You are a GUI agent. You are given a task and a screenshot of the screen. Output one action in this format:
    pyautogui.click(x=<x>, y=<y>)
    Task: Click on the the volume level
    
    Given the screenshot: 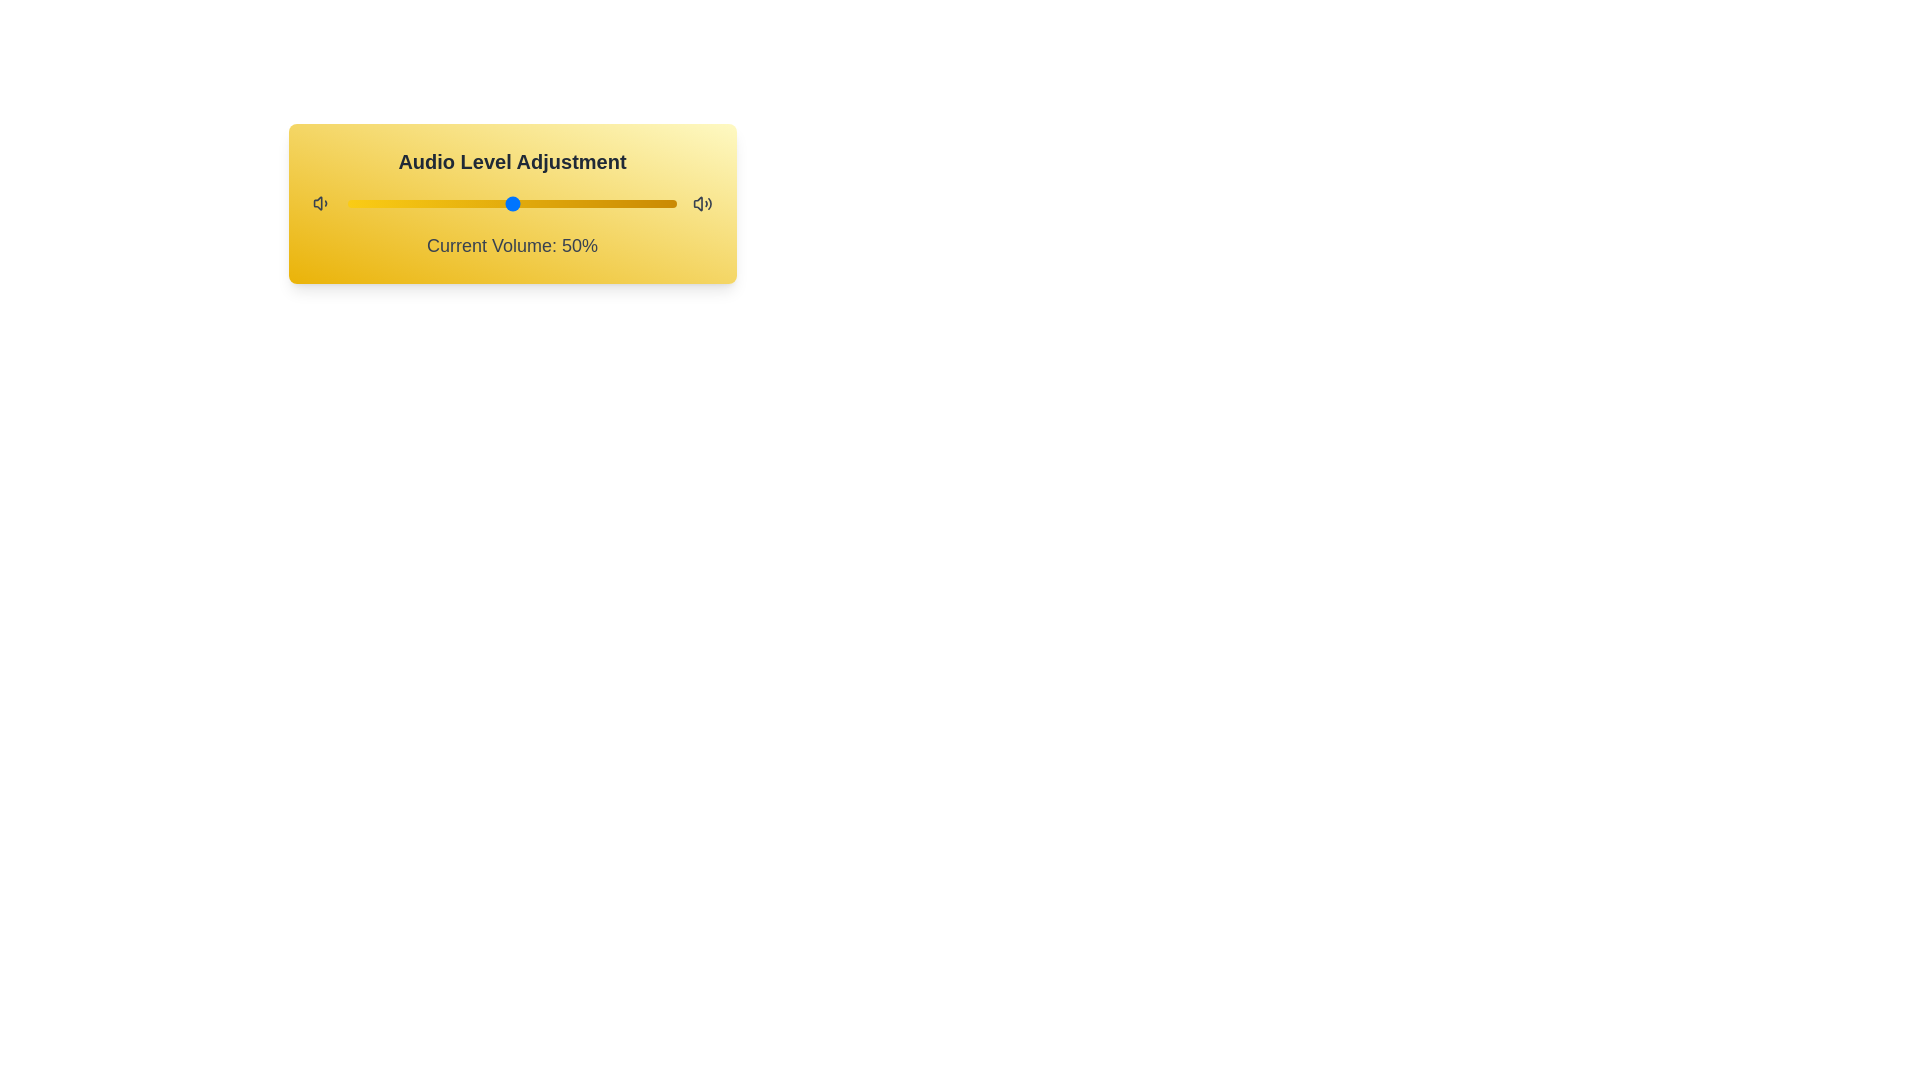 What is the action you would take?
    pyautogui.click(x=409, y=204)
    